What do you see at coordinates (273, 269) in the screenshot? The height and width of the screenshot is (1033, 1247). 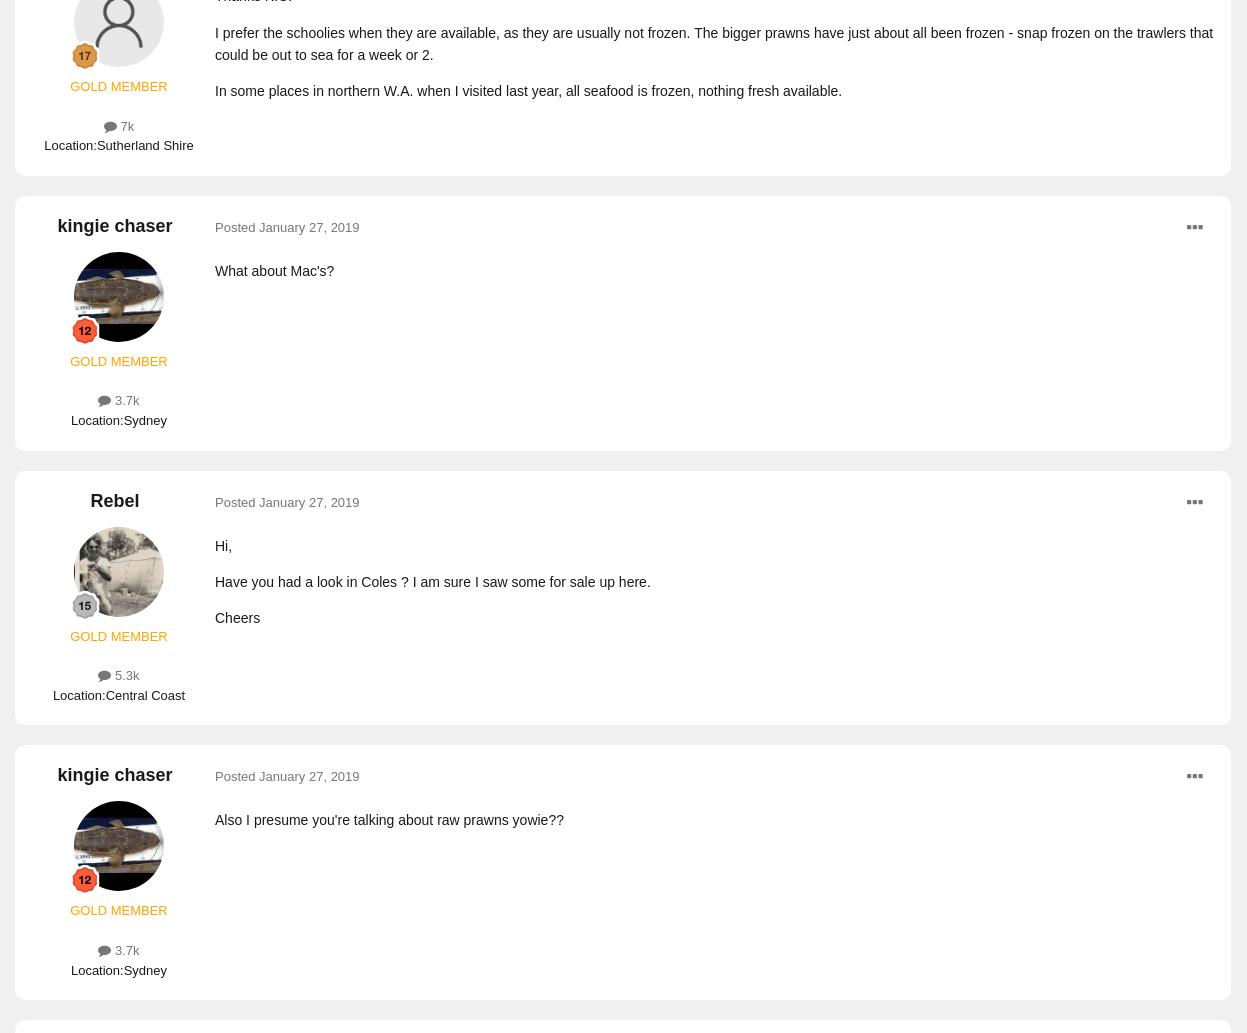 I see `'What about Mac's?'` at bounding box center [273, 269].